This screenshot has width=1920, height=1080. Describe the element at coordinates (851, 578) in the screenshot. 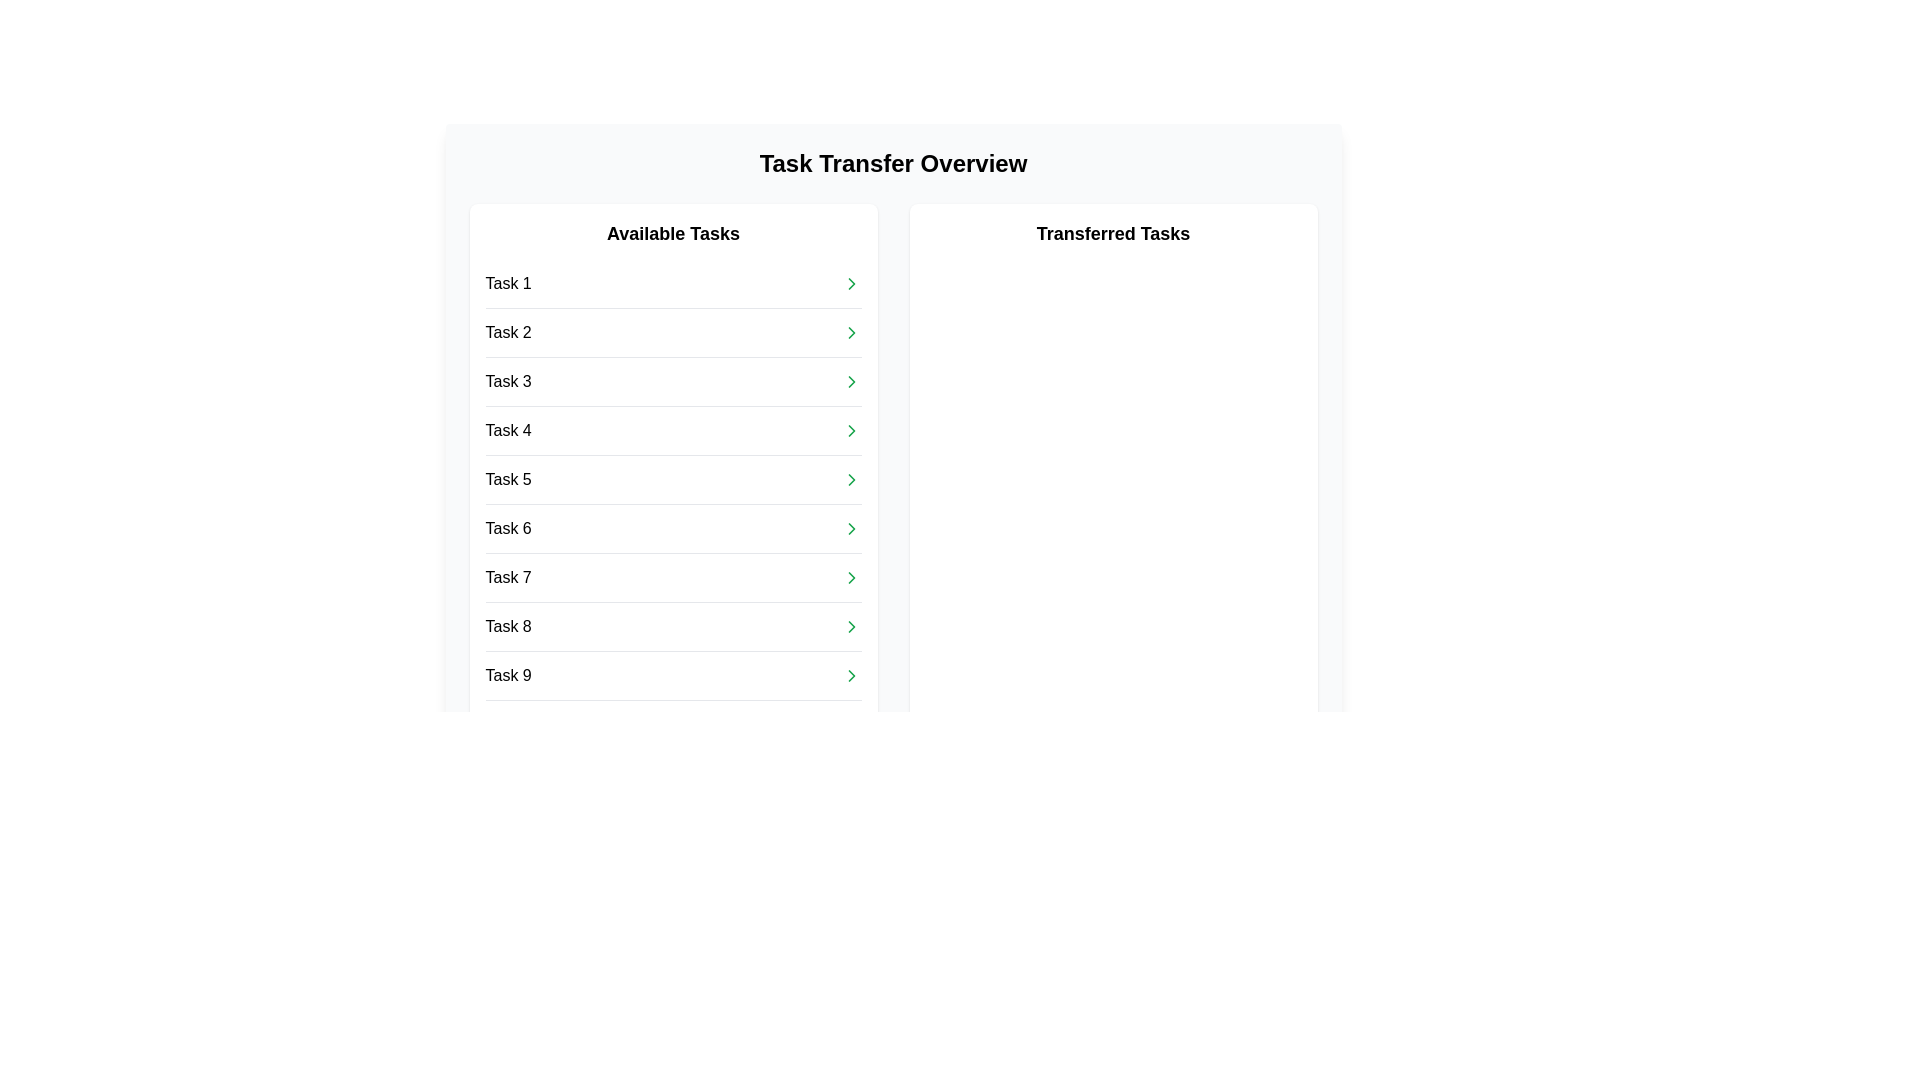

I see `the chevron-right icon in the 'Task 7' row under the 'Available Tasks' section, which is a minimalistic arrow-shaped vector graphic positioned at the far right of the row` at that location.